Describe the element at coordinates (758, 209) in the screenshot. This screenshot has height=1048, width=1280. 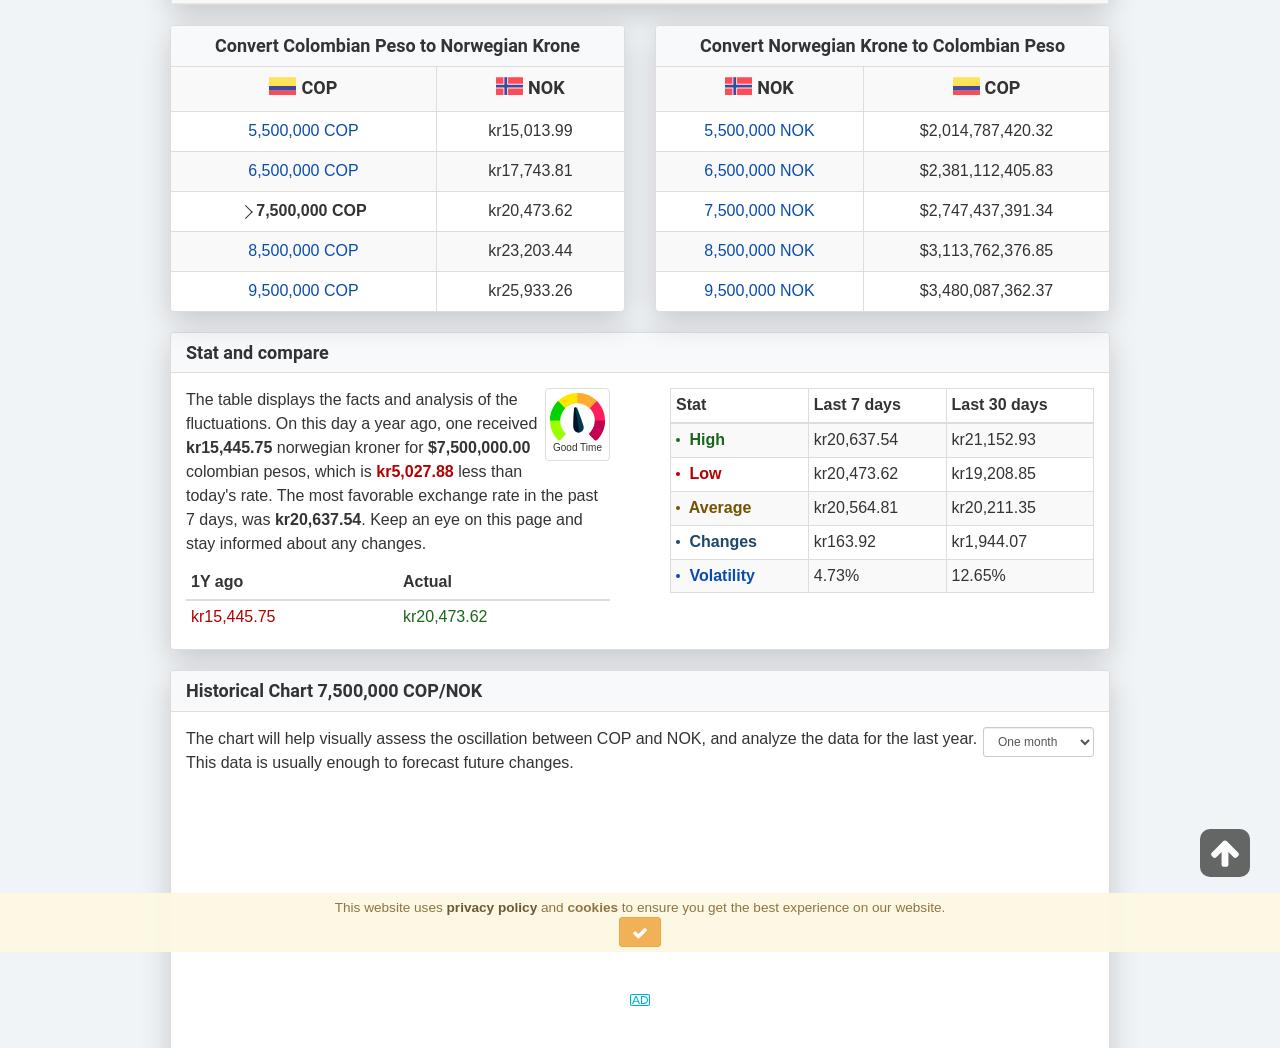
I see `'7,500,000 NOK'` at that location.